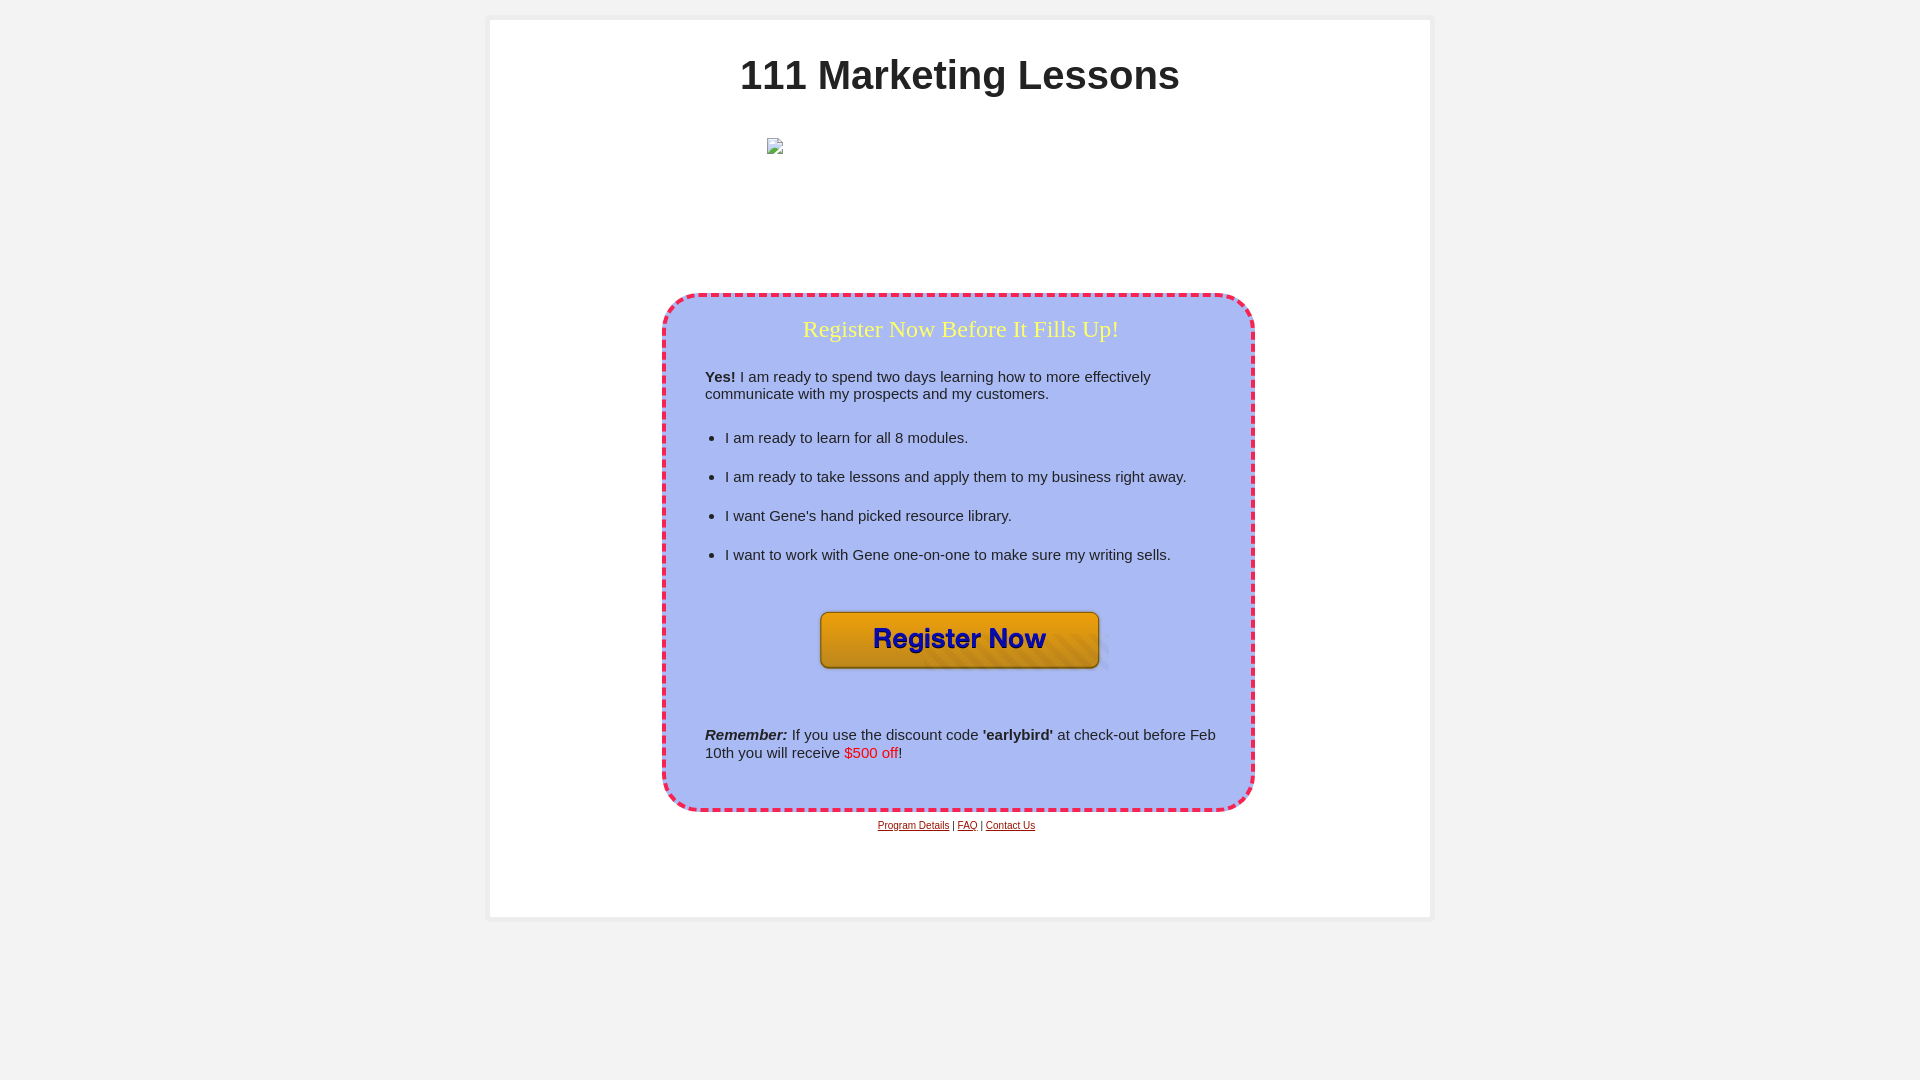 Image resolution: width=1920 pixels, height=1080 pixels. I want to click on 'FAQ', so click(968, 825).